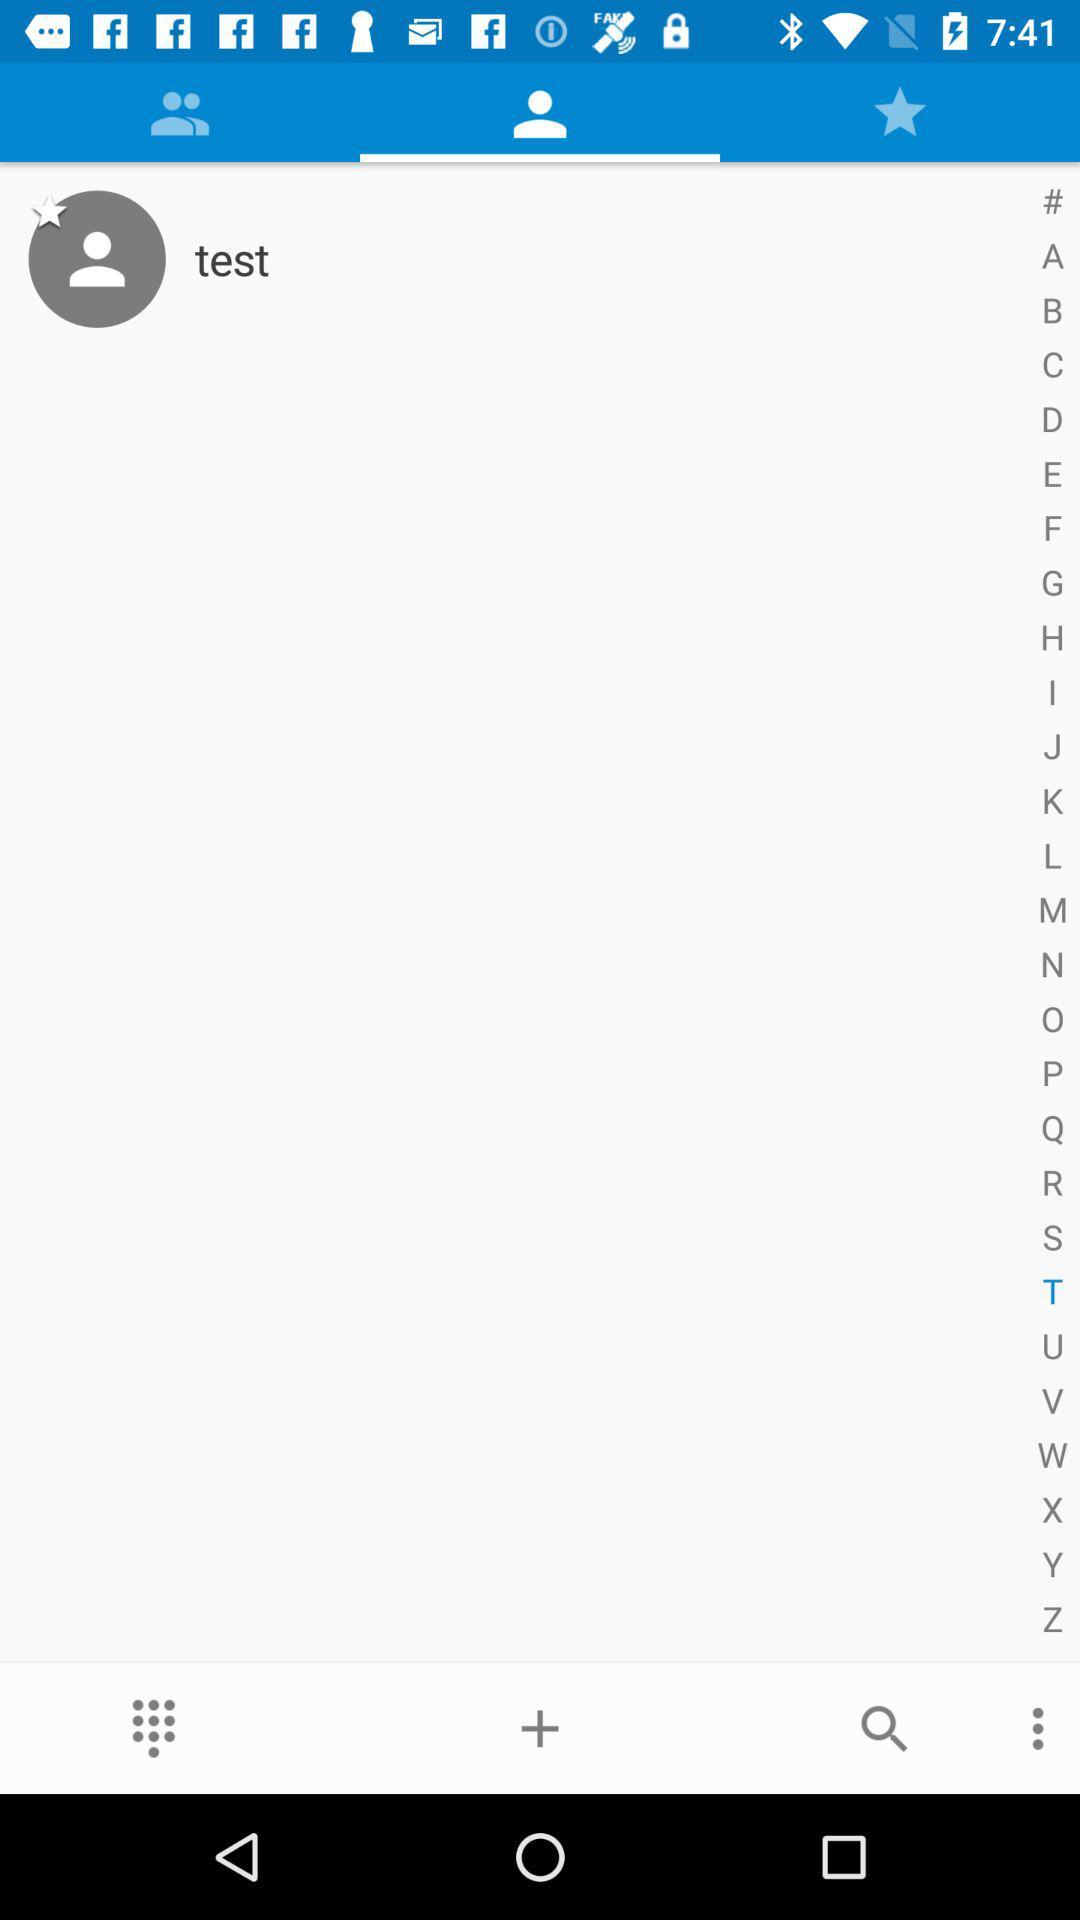  What do you see at coordinates (152, 1727) in the screenshot?
I see `the more icon` at bounding box center [152, 1727].